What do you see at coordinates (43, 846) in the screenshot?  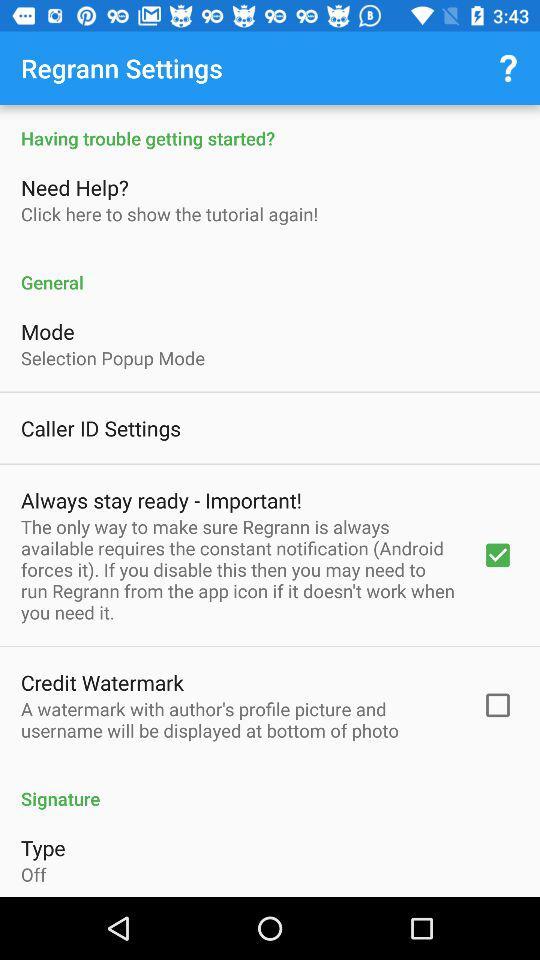 I see `the type icon` at bounding box center [43, 846].